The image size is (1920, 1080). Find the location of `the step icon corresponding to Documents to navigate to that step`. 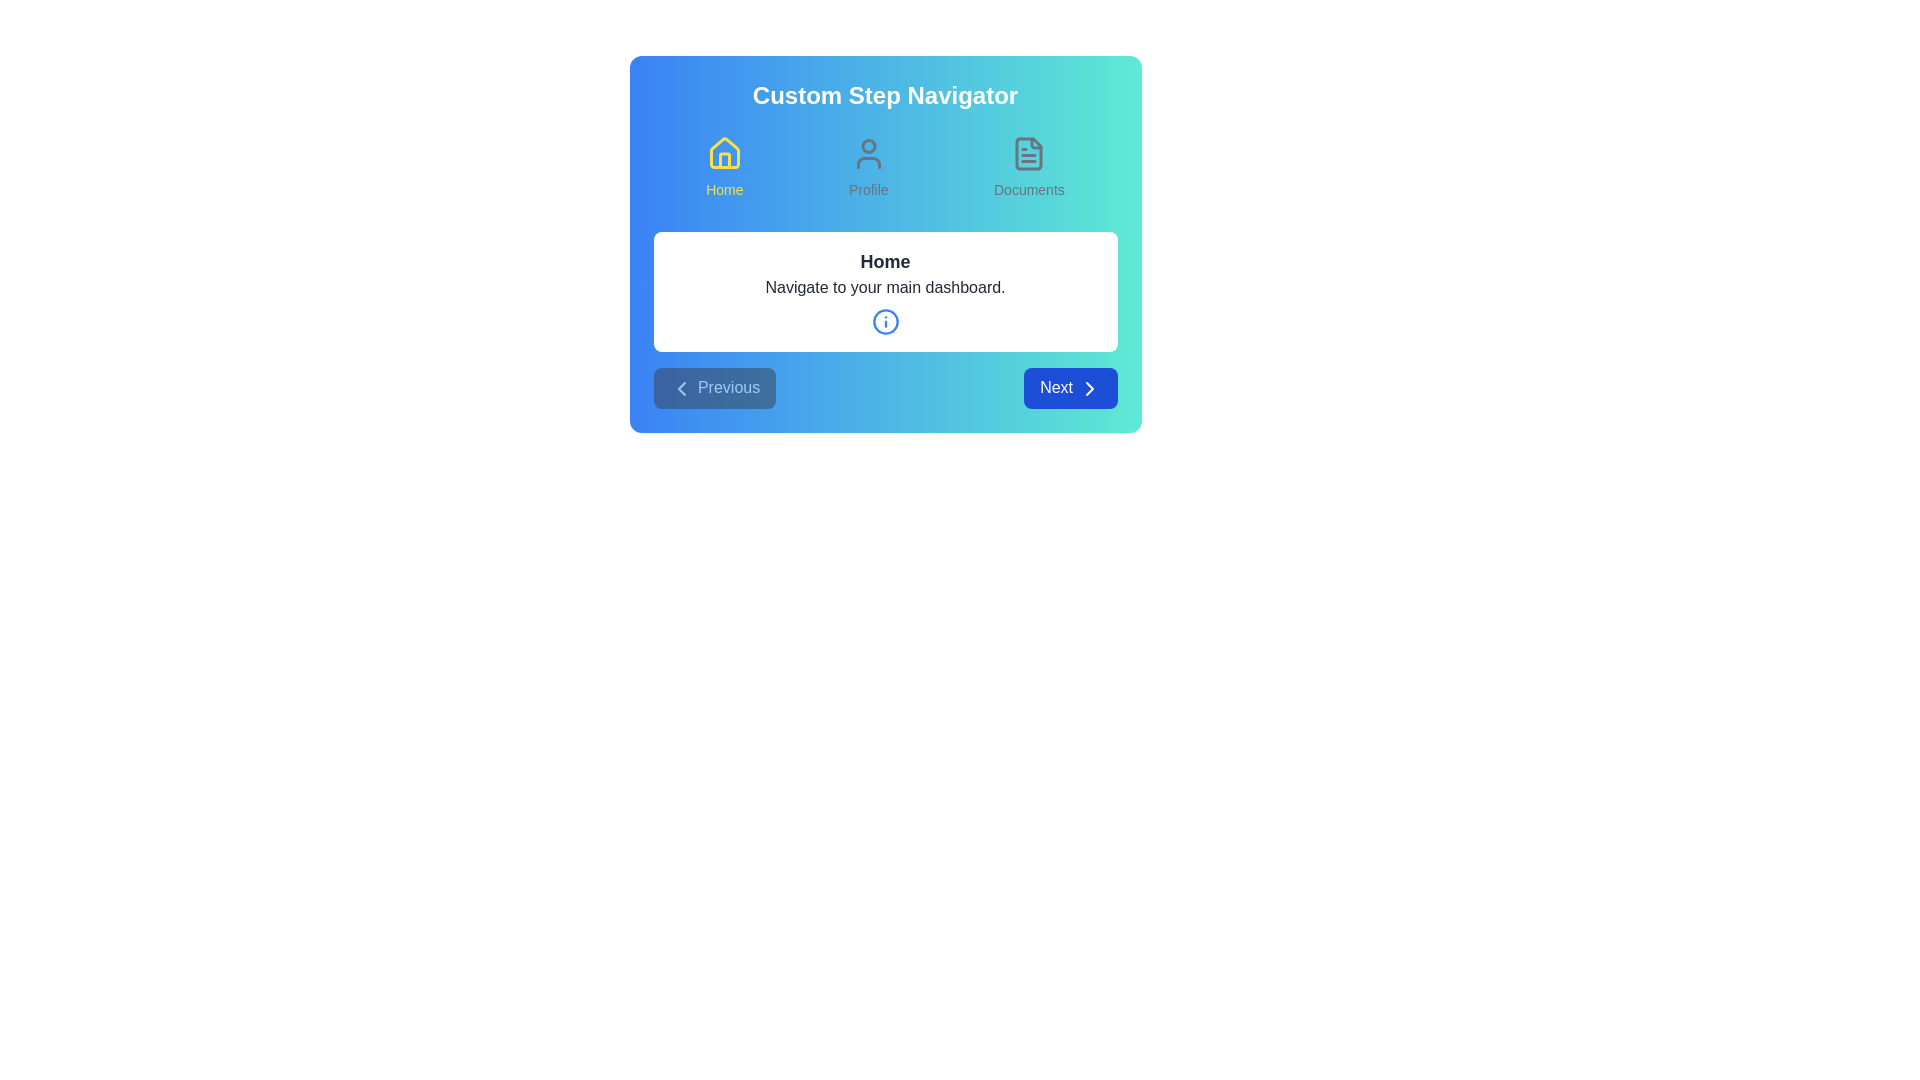

the step icon corresponding to Documents to navigate to that step is located at coordinates (1029, 167).